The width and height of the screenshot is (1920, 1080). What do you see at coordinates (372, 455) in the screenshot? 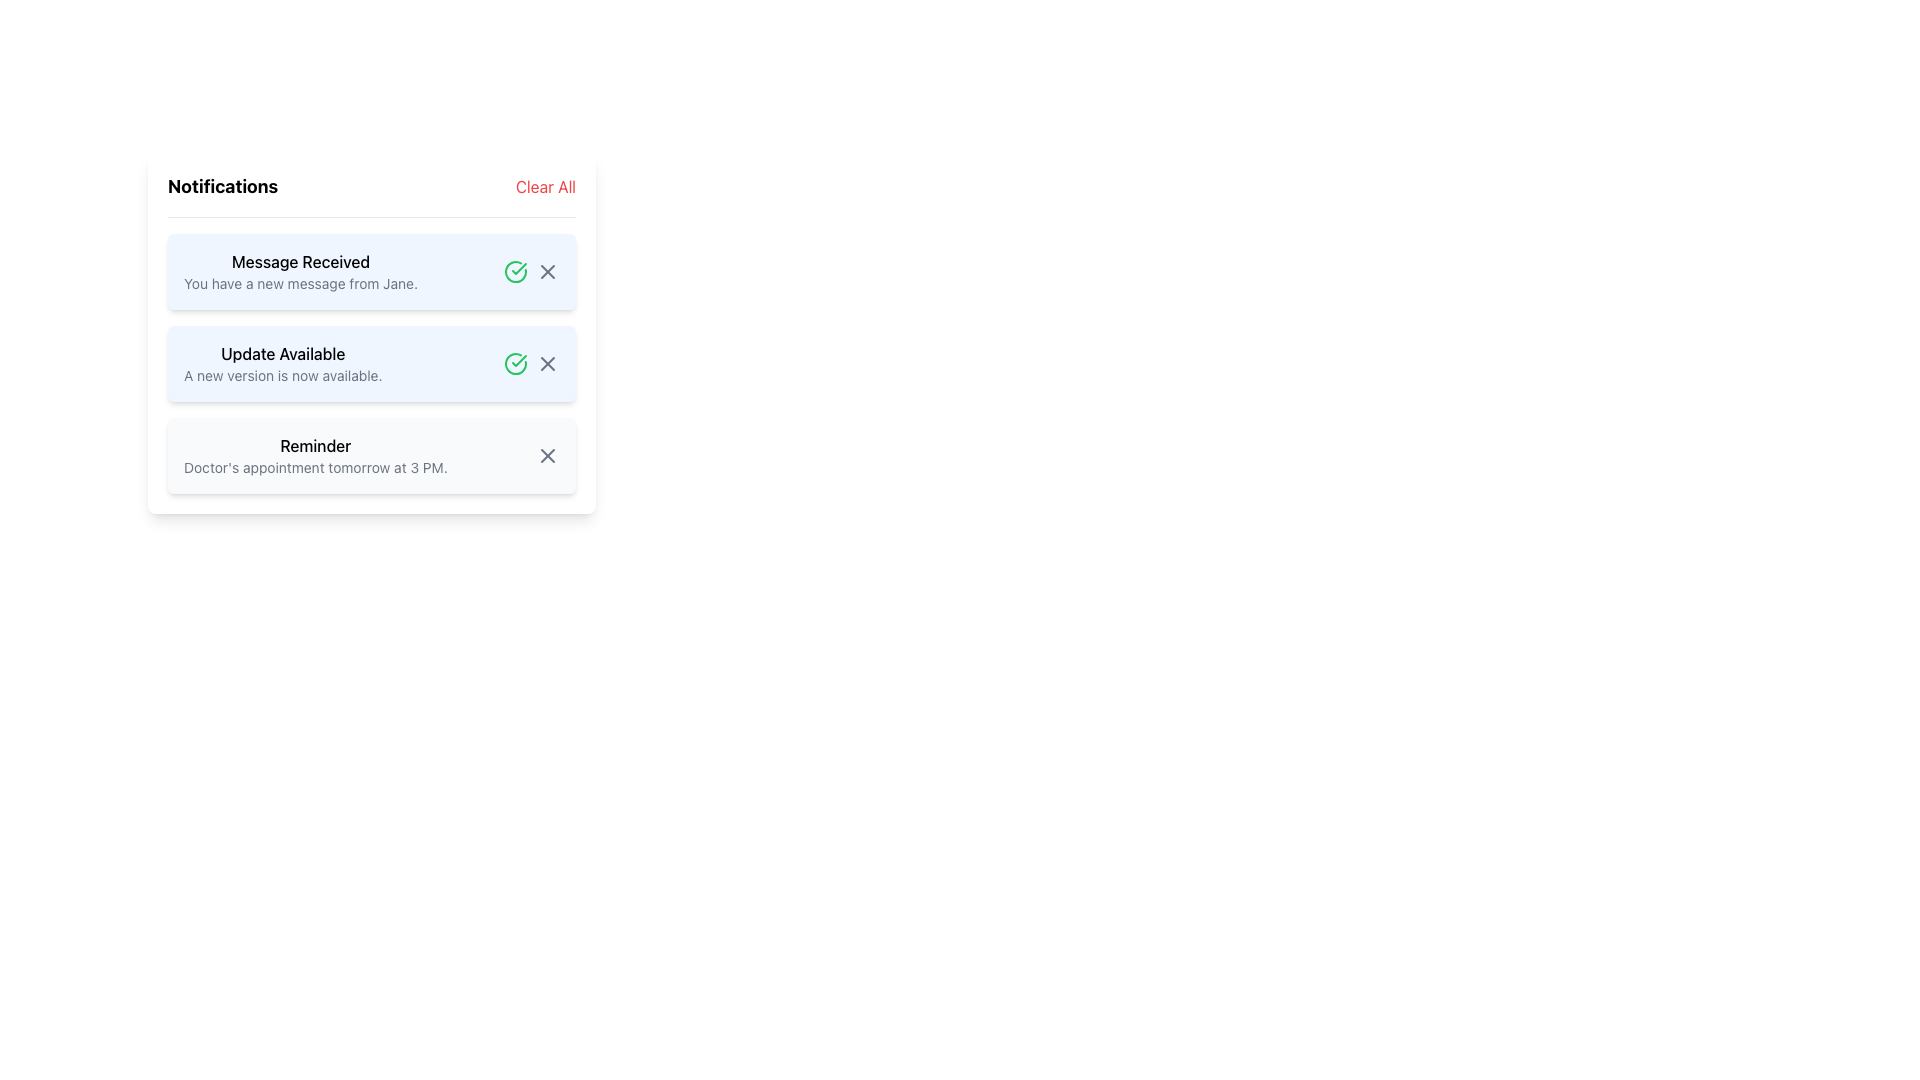
I see `the third notification card in the Notifications section` at bounding box center [372, 455].